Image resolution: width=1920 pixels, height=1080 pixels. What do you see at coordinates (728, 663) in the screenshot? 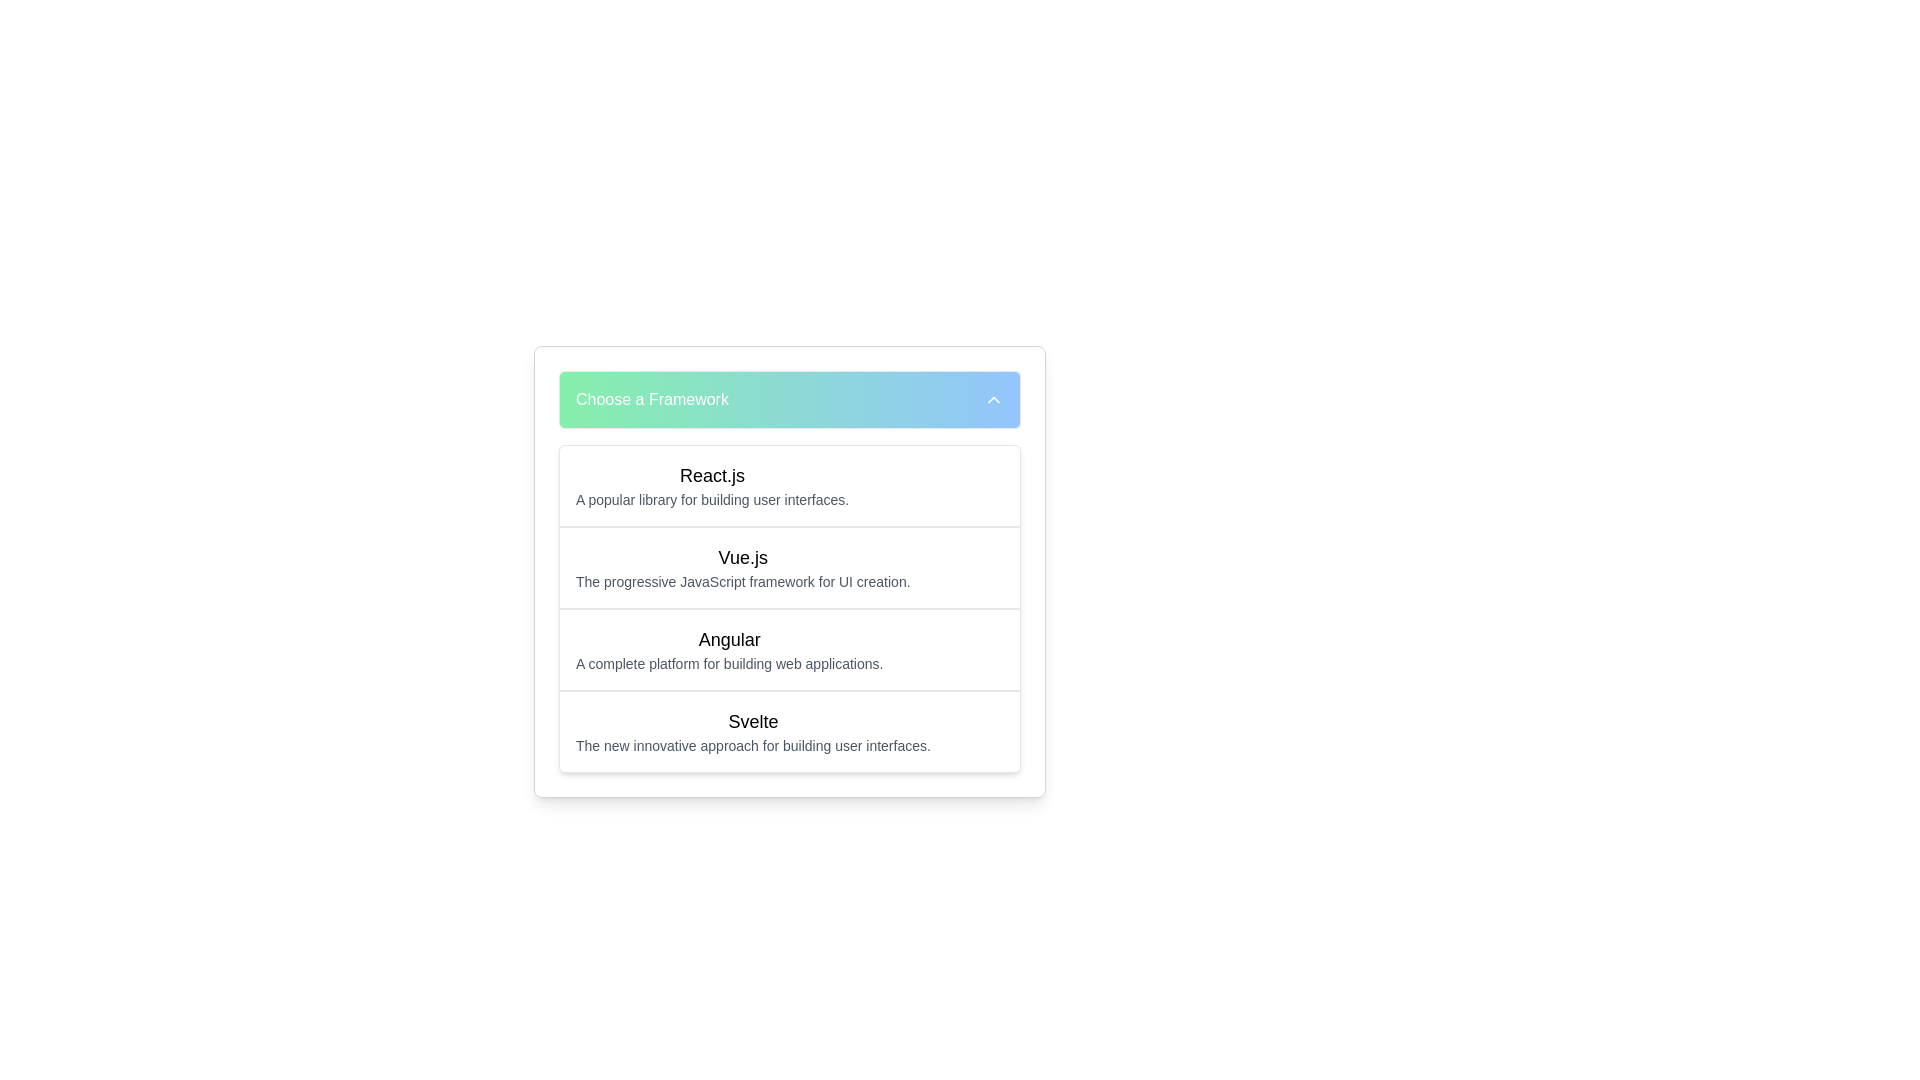
I see `the gray text label that reads 'A complete platform for building web applications.' located within the 'Angular' card, positioned below the title 'Angular'` at bounding box center [728, 663].